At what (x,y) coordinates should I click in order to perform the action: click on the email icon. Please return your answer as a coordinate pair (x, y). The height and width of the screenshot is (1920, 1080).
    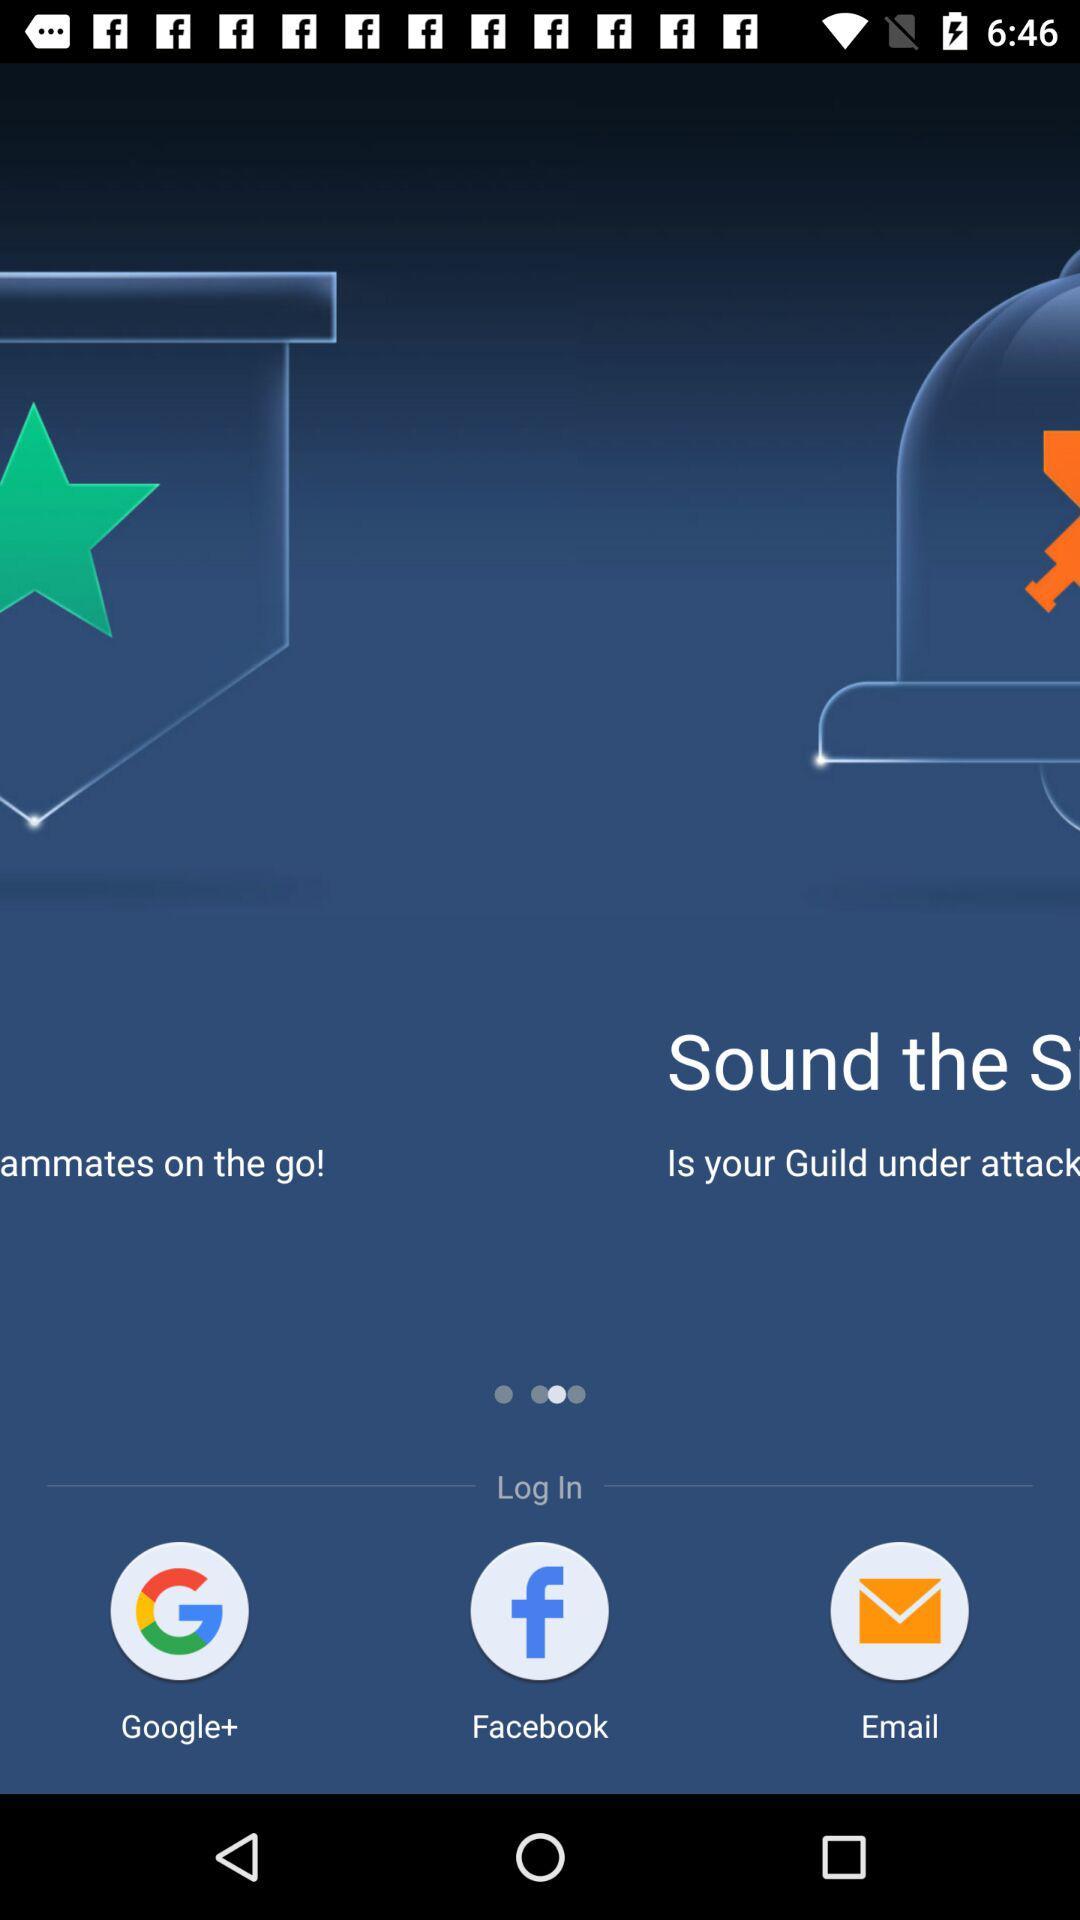
    Looking at the image, I should click on (898, 1613).